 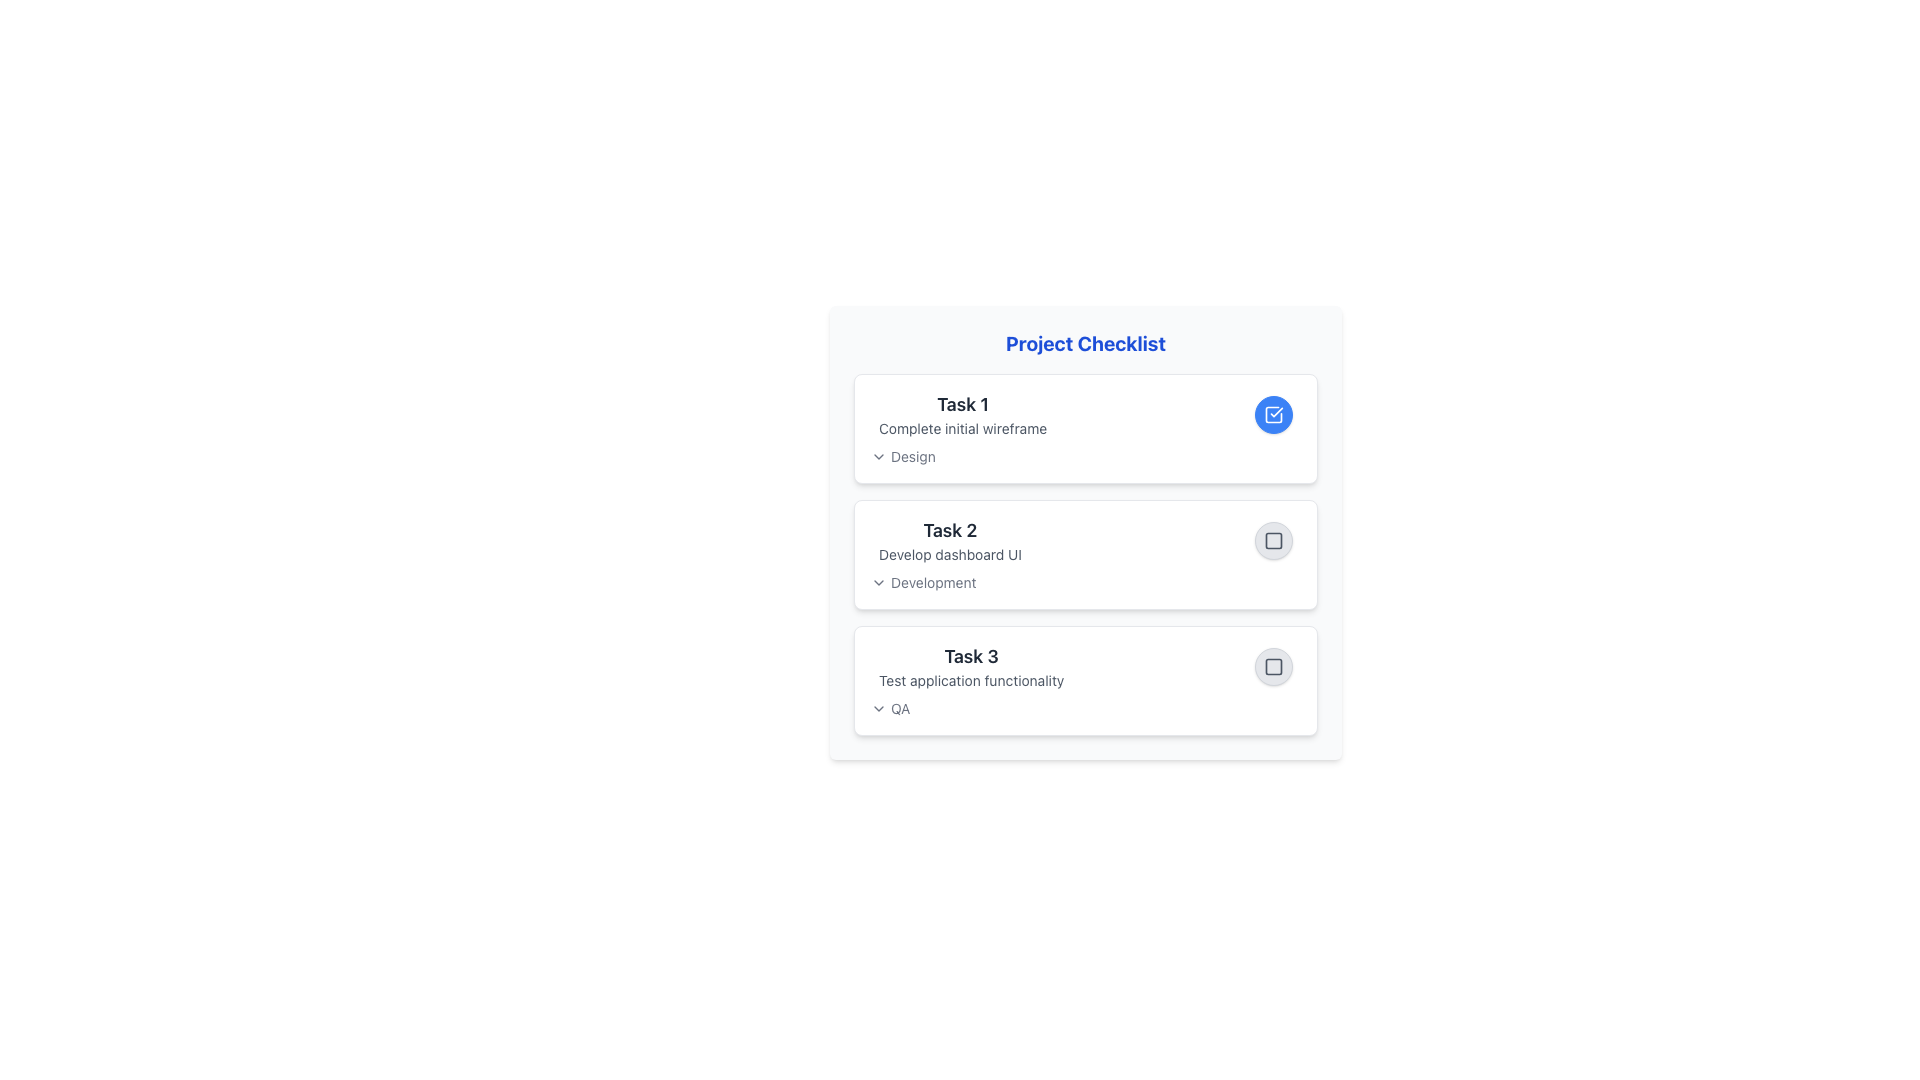 I want to click on the static text label located beneath the 'Task 2' header, which describes the sub-task under the 'Task 2: Develop dashboard UI.', so click(x=932, y=582).